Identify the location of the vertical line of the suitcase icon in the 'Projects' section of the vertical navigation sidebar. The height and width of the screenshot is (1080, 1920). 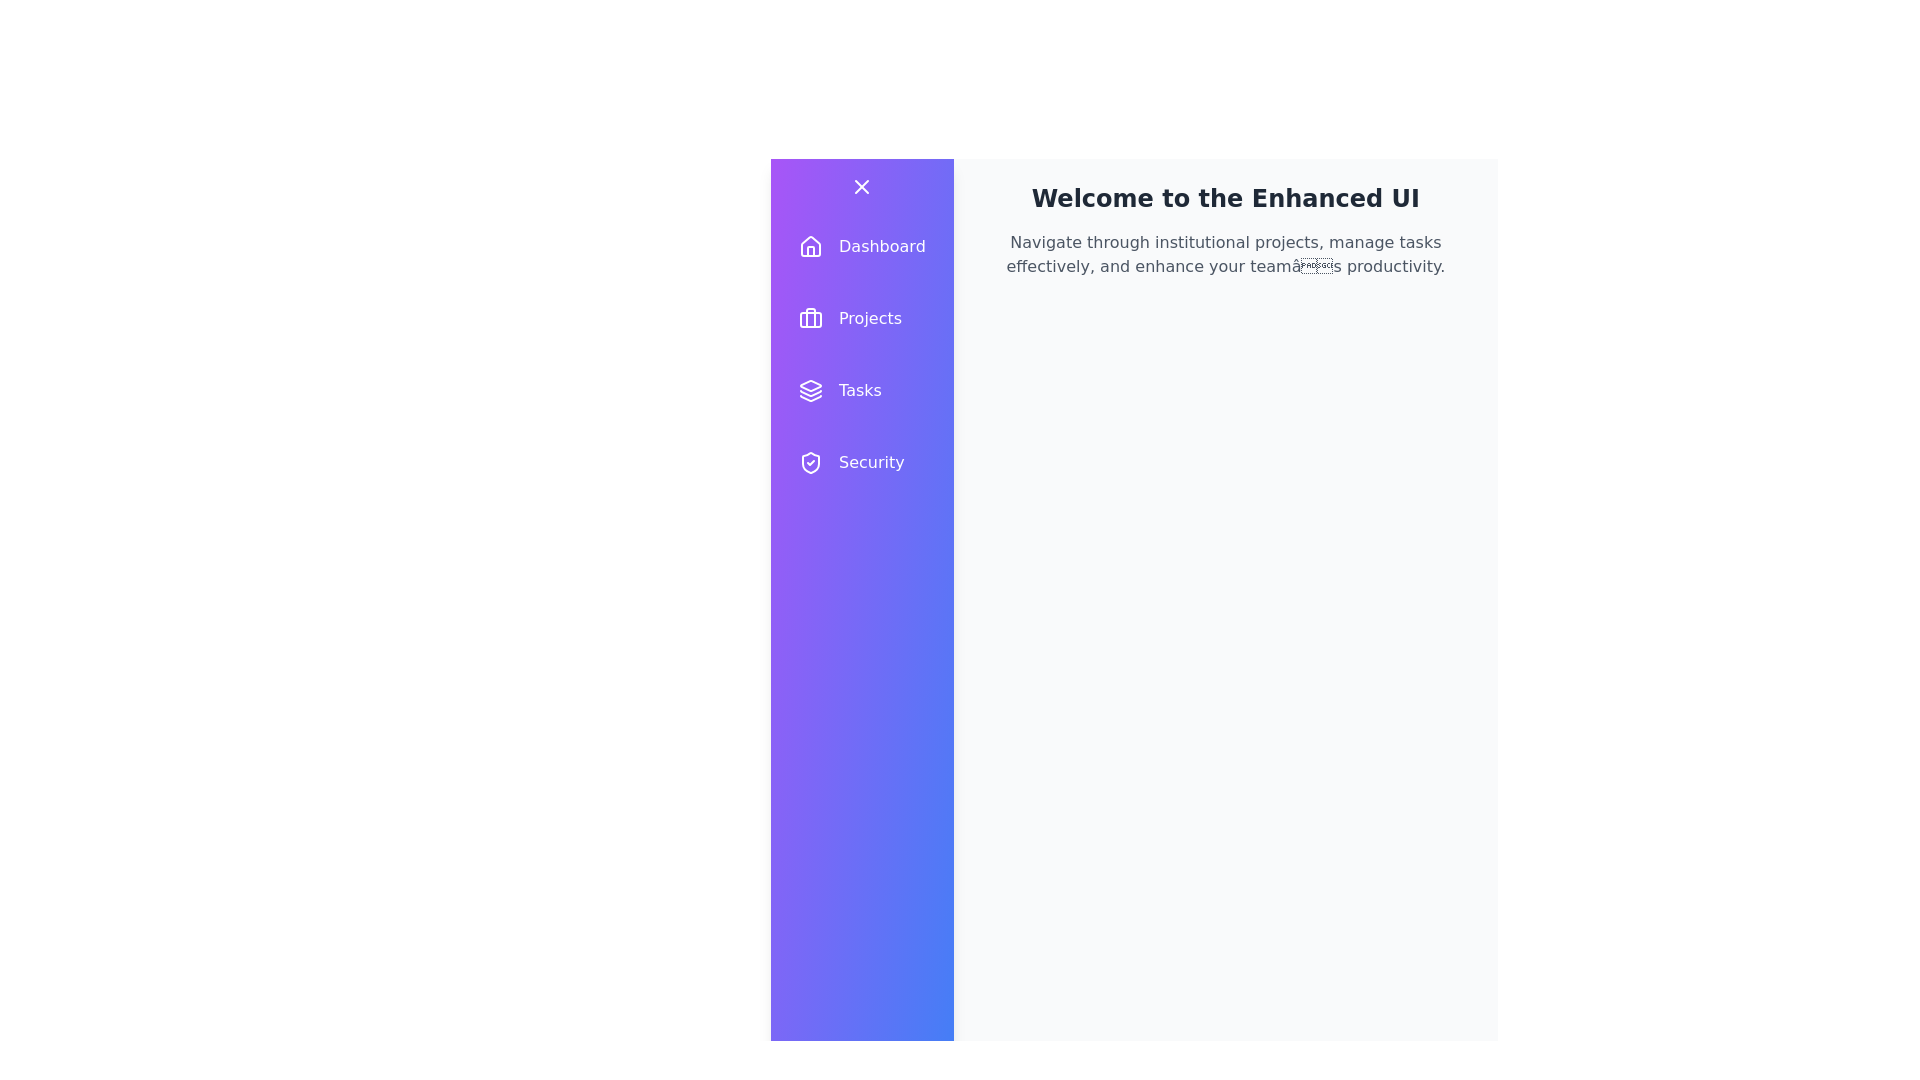
(811, 316).